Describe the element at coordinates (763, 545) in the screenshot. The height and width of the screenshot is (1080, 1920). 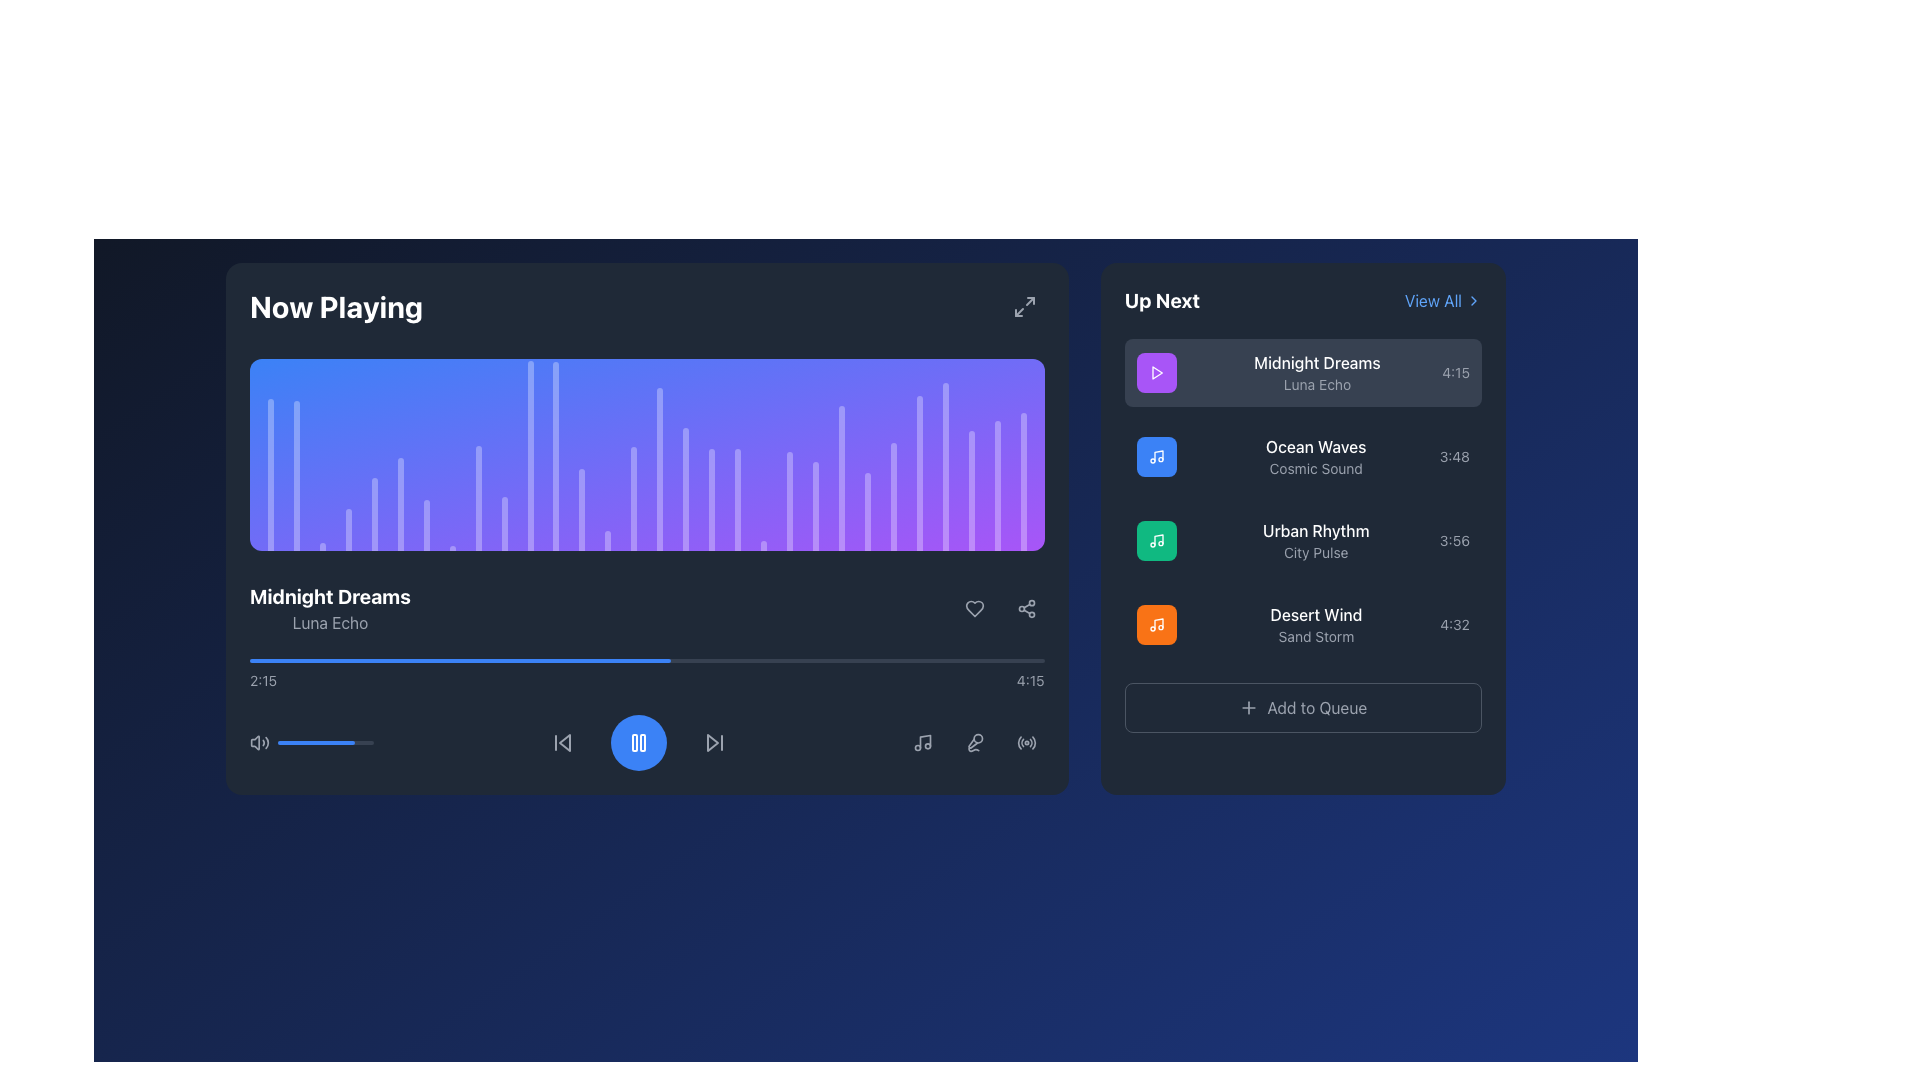
I see `the 19th vertical bar in the waveform display, which is a narrow bar with a rounded top, semi-transparent white color, and part of a series of similar bars` at that location.